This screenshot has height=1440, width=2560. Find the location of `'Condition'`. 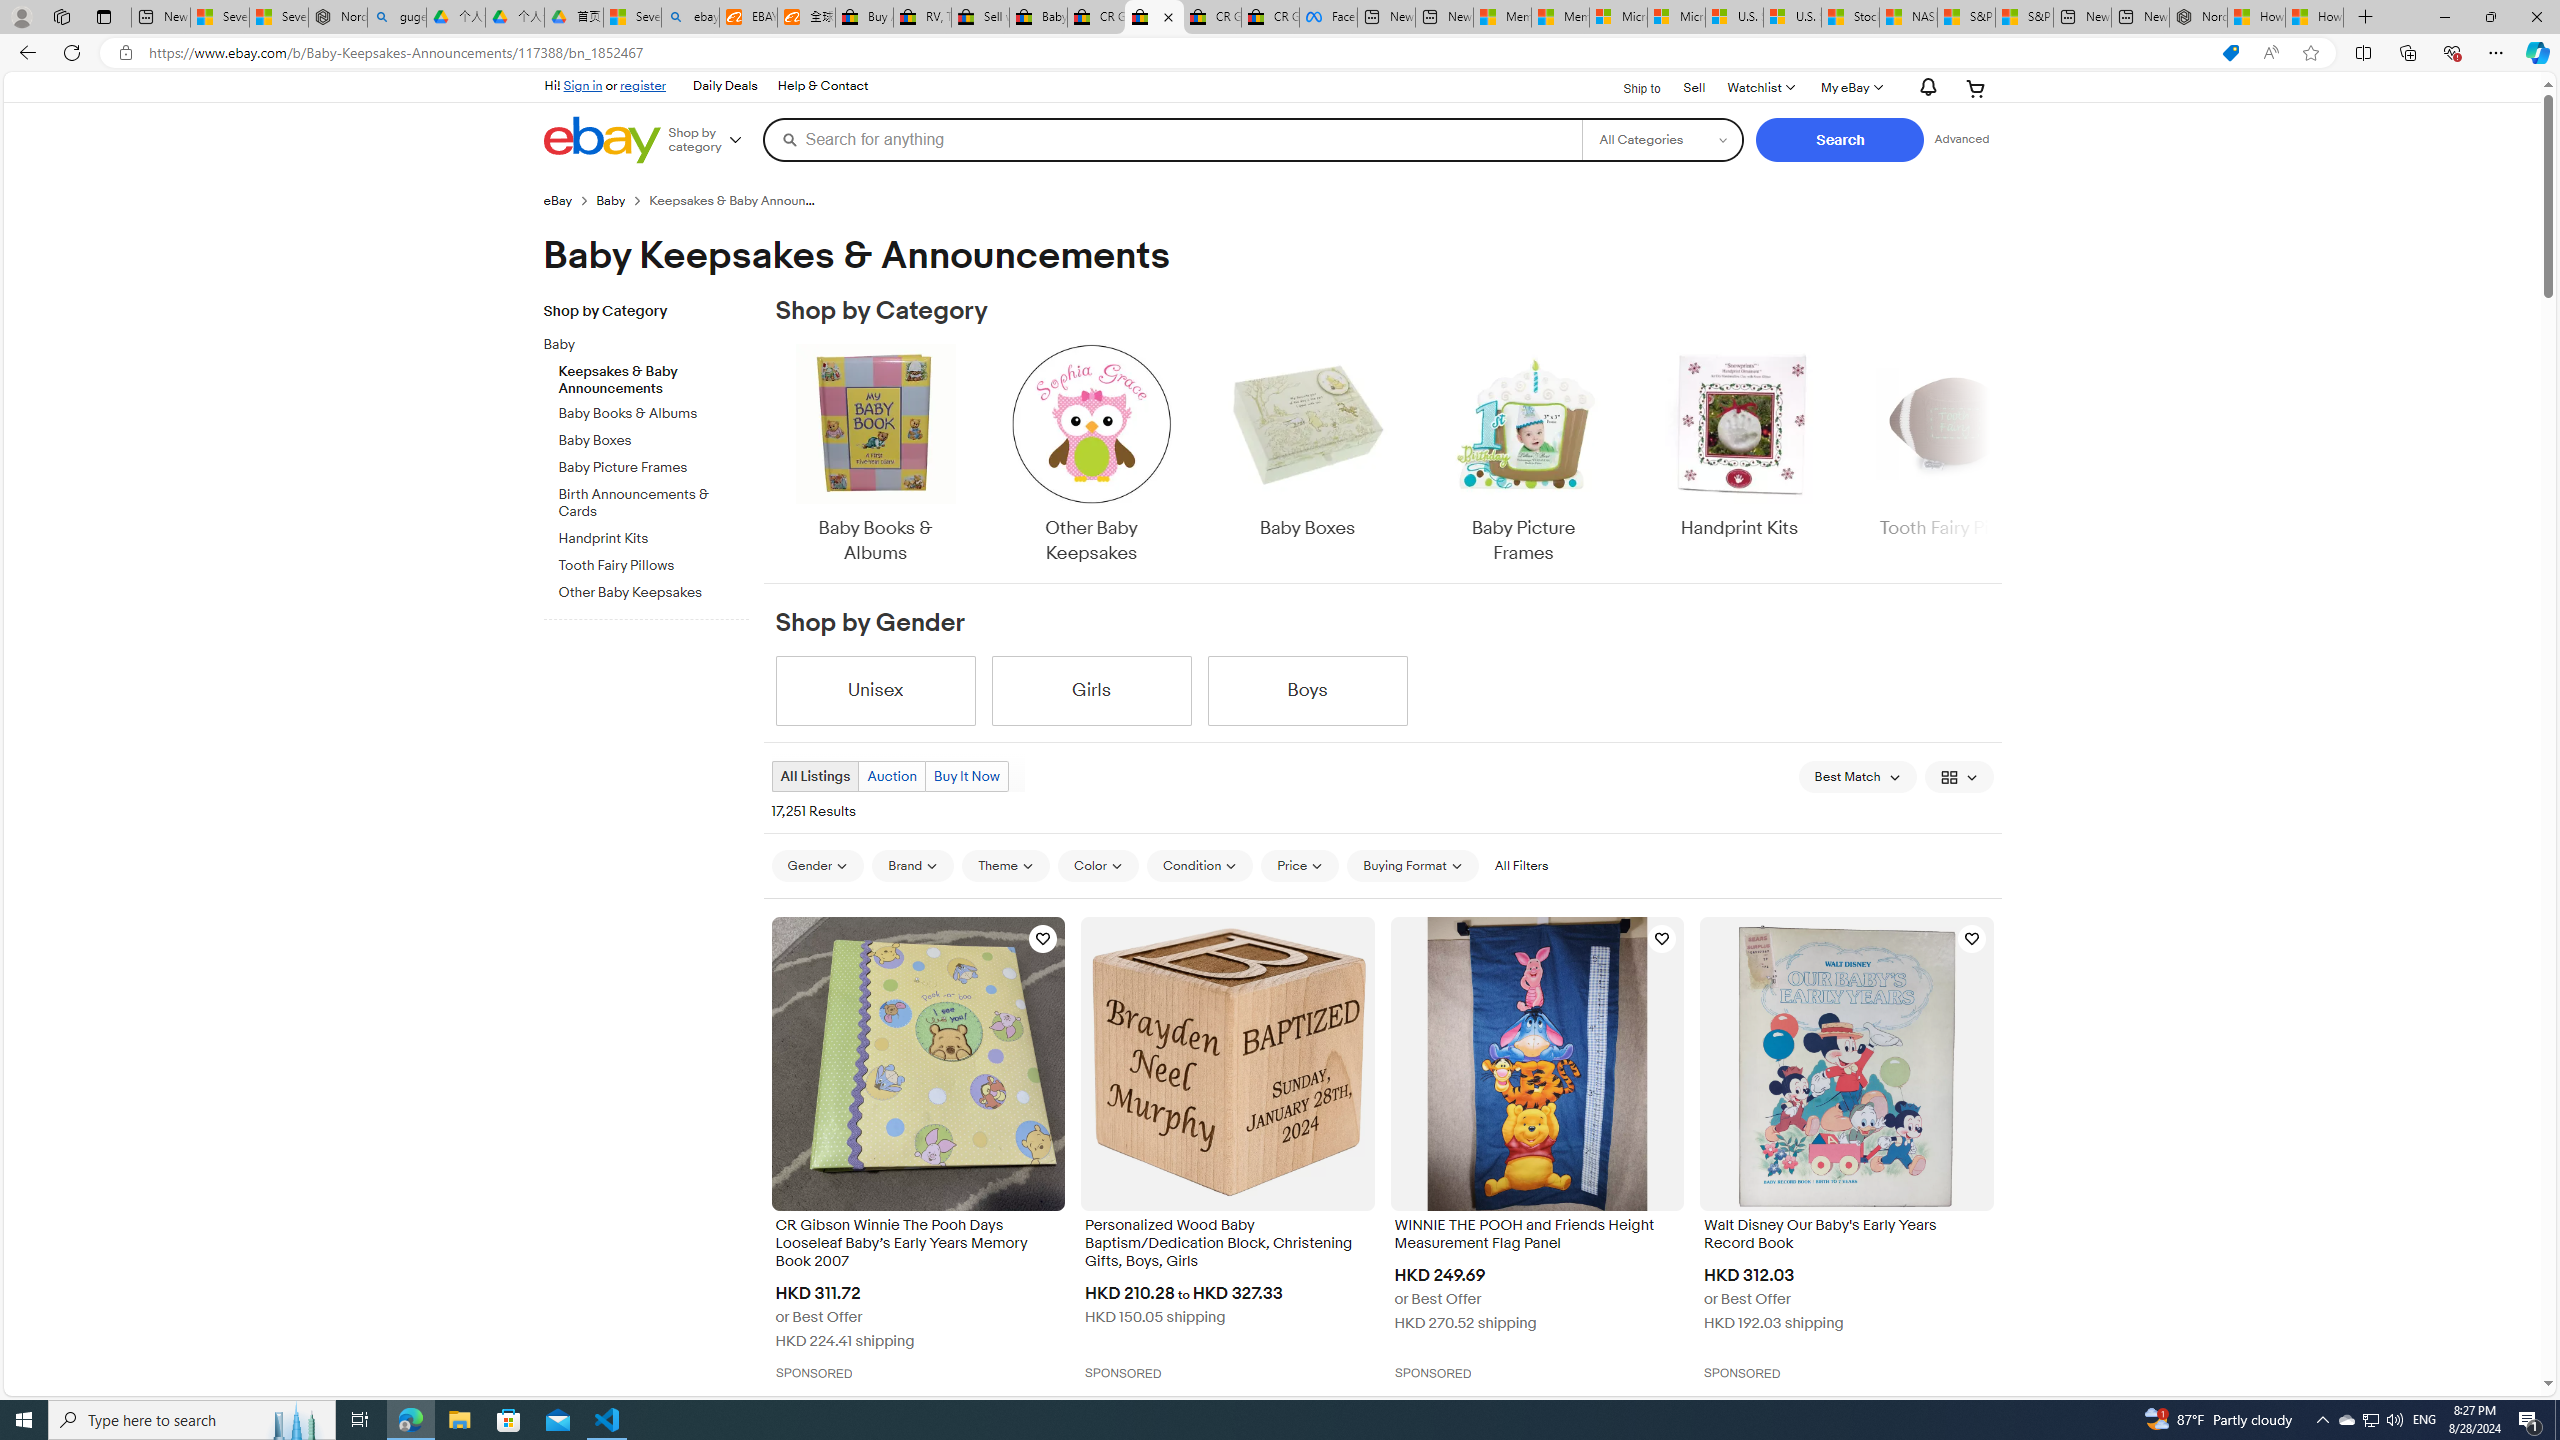

'Condition' is located at coordinates (1199, 865).